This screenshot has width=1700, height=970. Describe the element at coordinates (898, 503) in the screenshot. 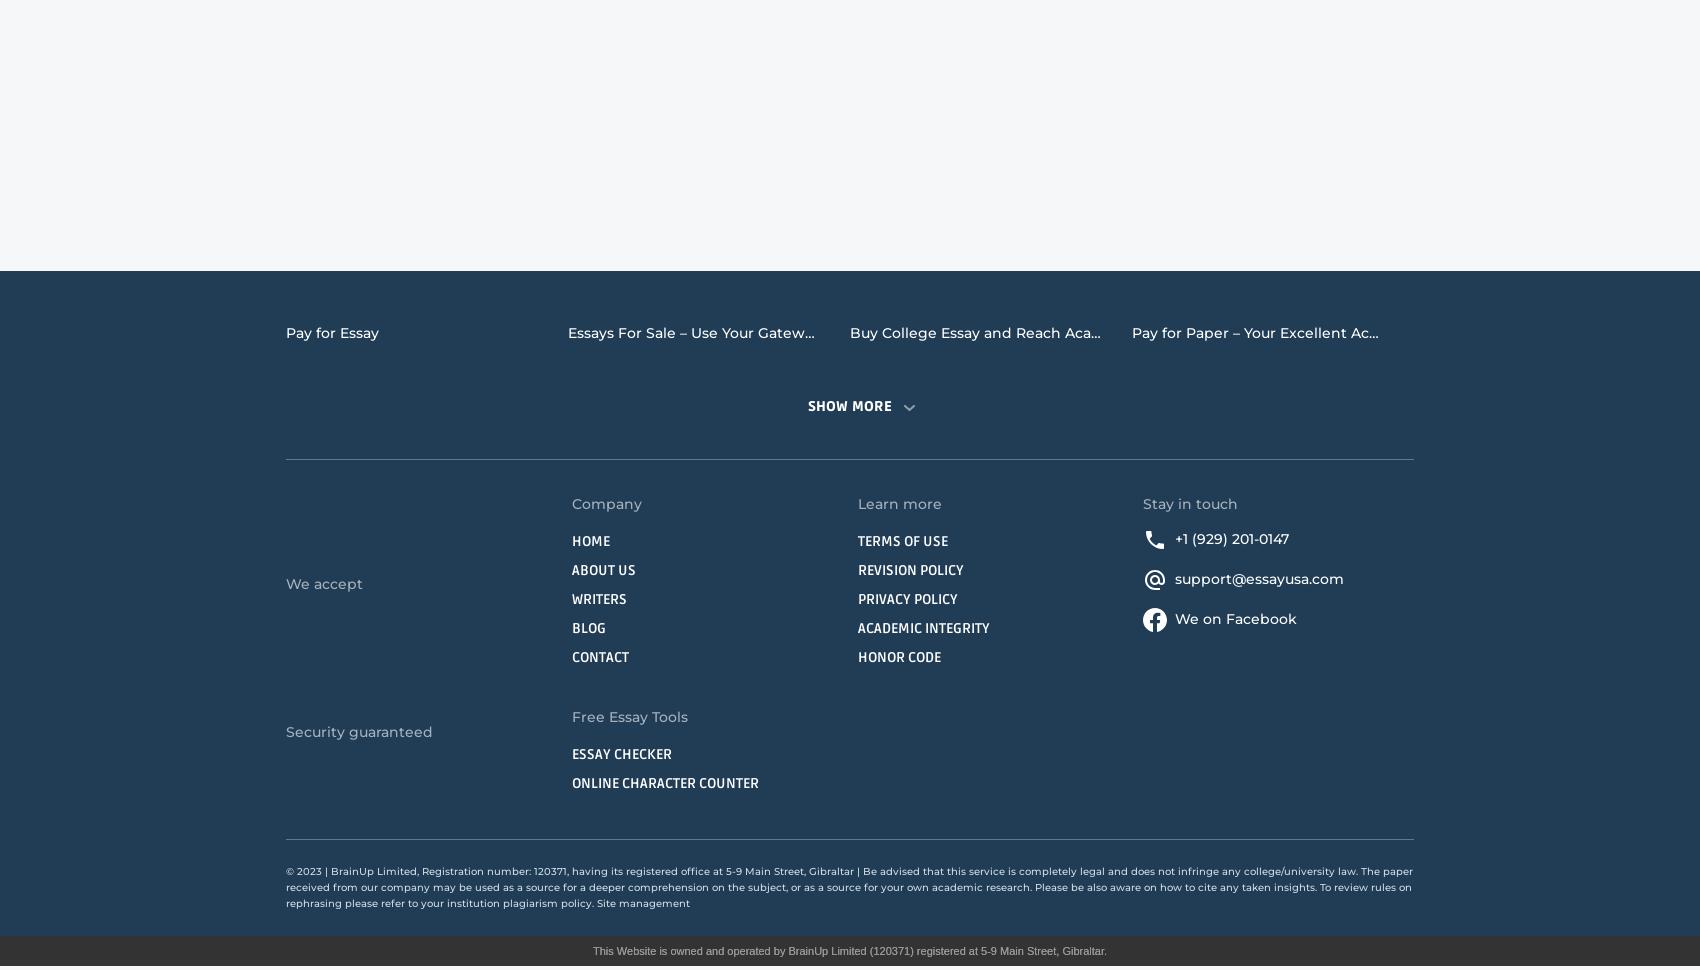

I see `'Learn more'` at that location.